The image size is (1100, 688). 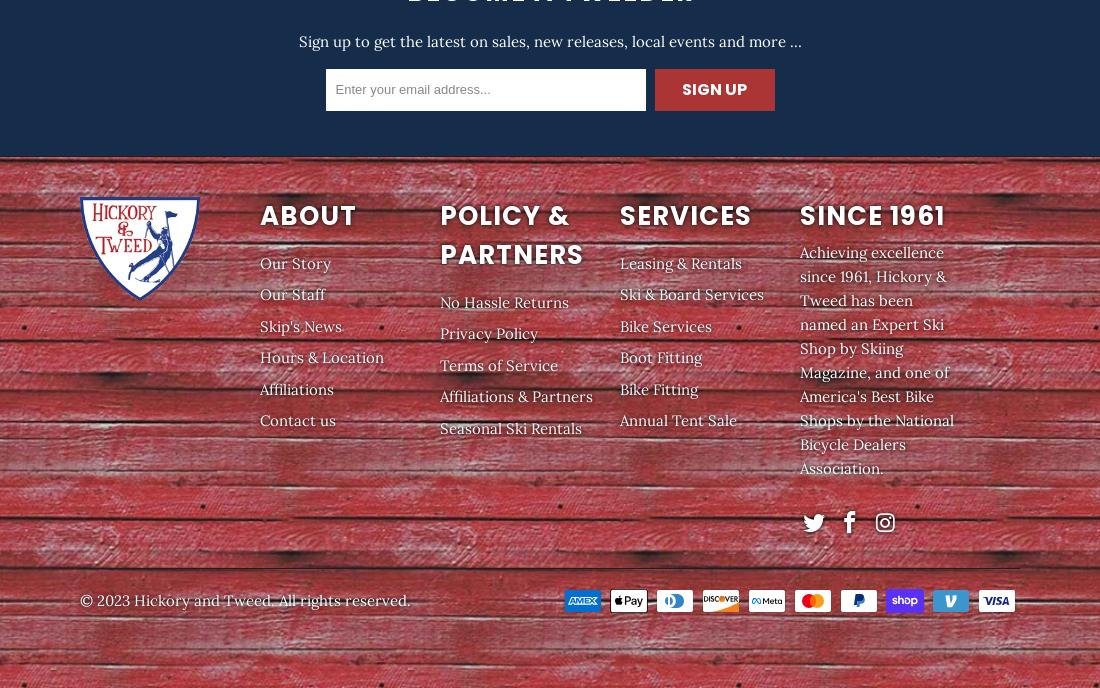 I want to click on 'Terms of Service', so click(x=498, y=364).